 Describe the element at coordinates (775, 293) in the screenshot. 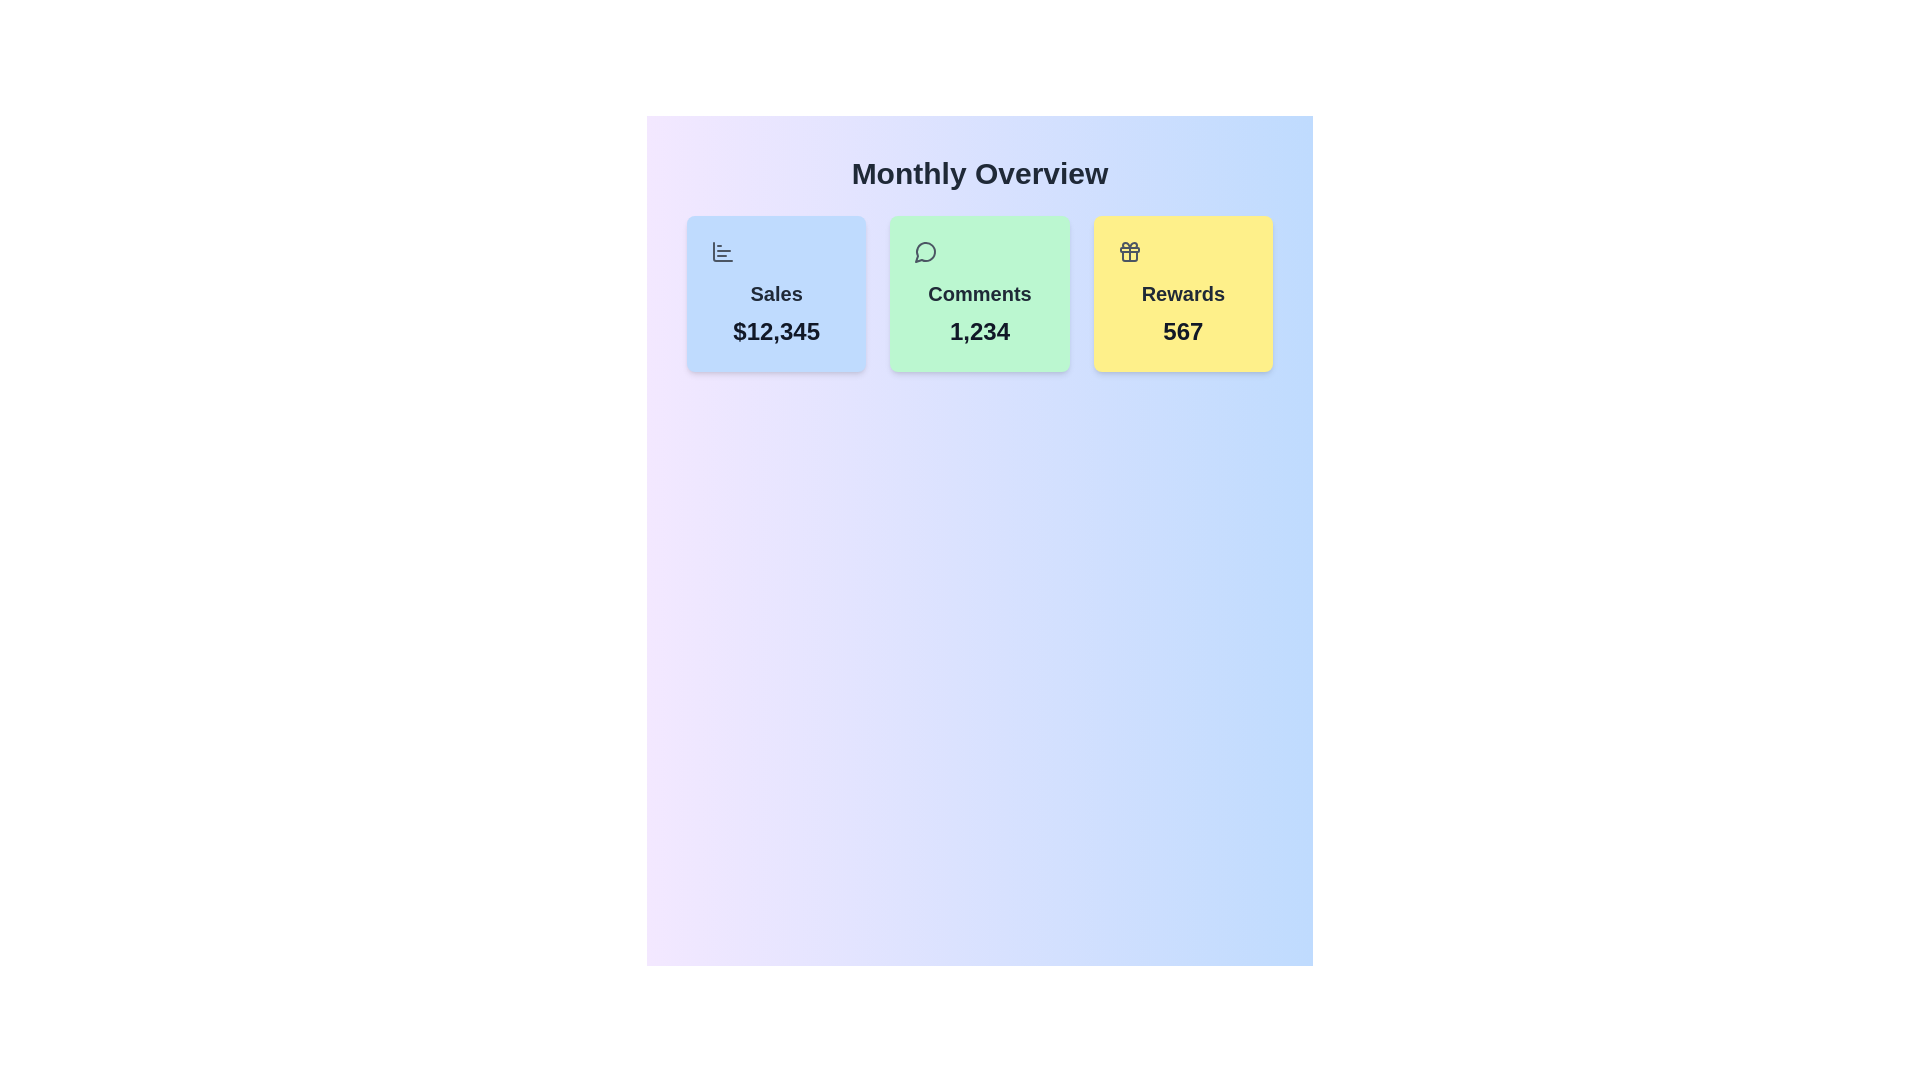

I see `displayed values from the informational summary element that shows the 'Sales' label and the corresponding financial data ('$12,345')` at that location.